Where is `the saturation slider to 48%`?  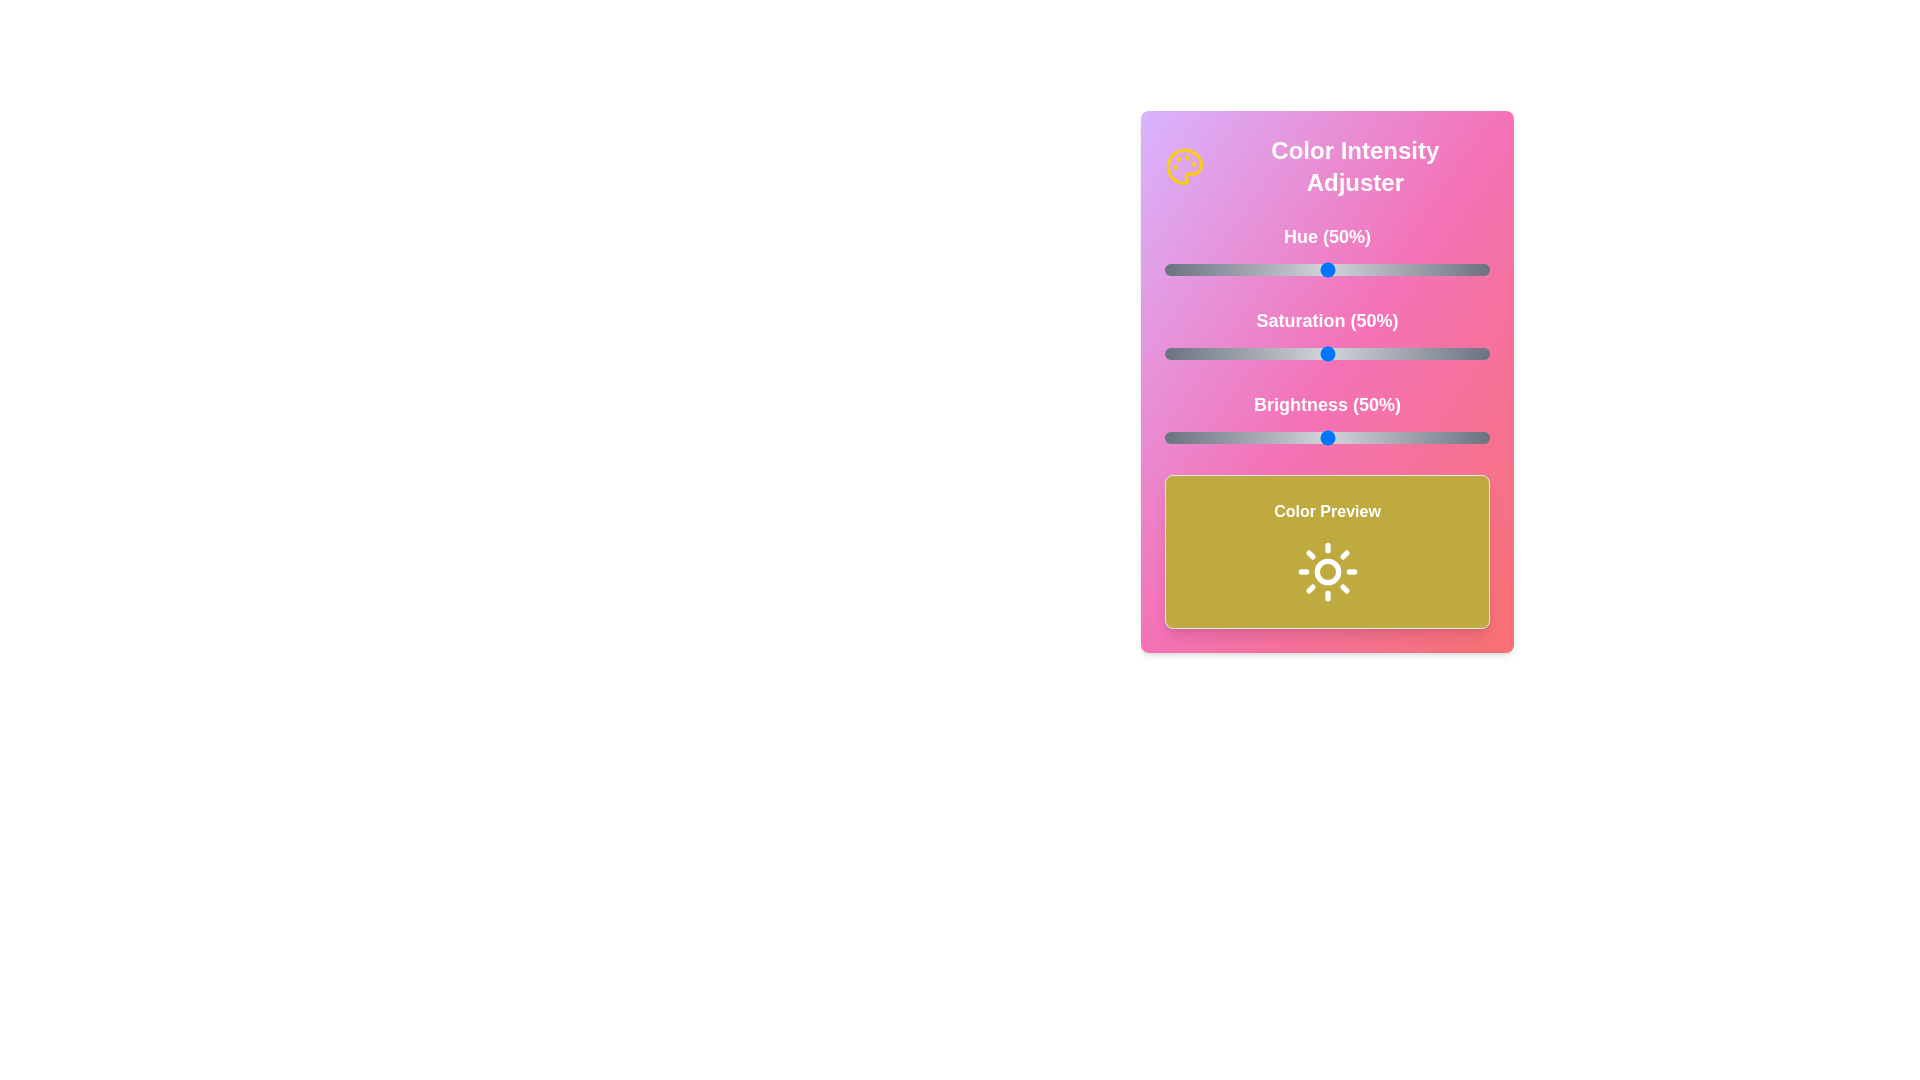
the saturation slider to 48% is located at coordinates (1320, 353).